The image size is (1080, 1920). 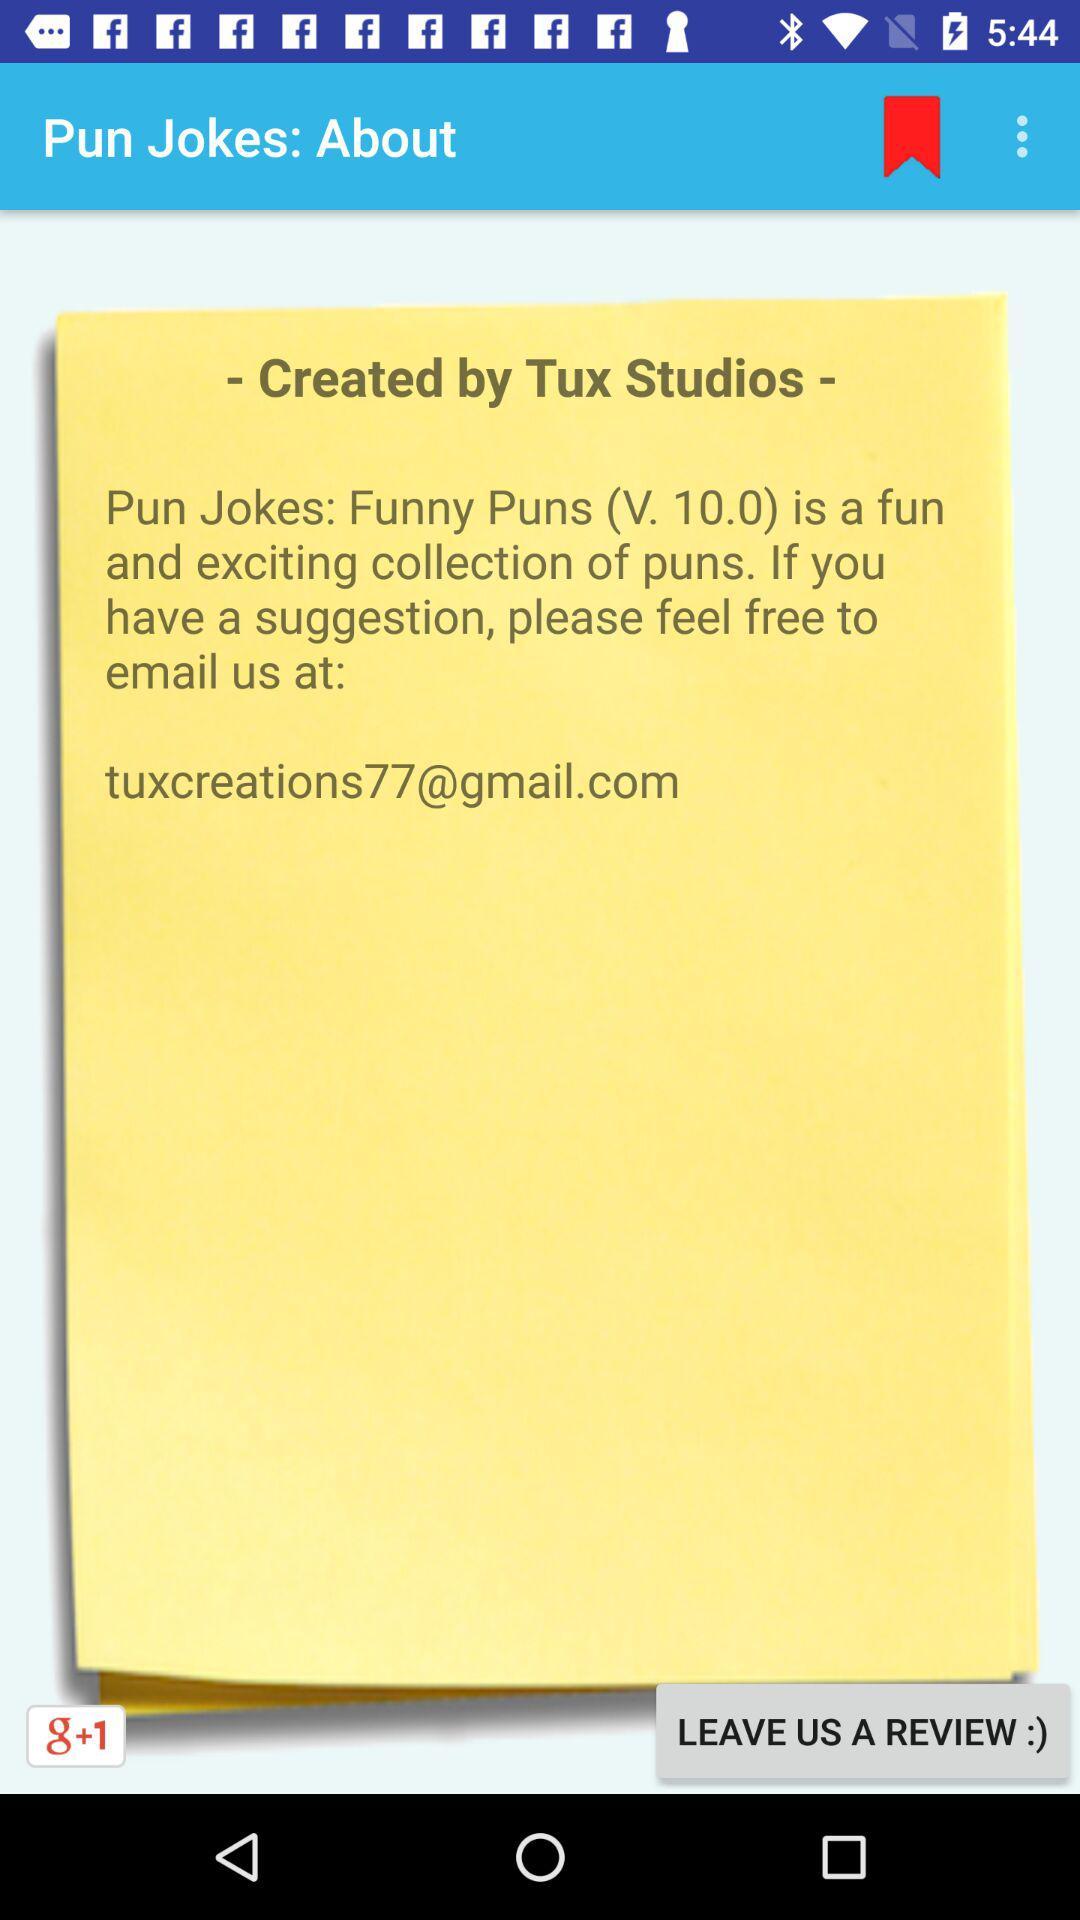 What do you see at coordinates (861, 1730) in the screenshot?
I see `the icon at the bottom right corner` at bounding box center [861, 1730].